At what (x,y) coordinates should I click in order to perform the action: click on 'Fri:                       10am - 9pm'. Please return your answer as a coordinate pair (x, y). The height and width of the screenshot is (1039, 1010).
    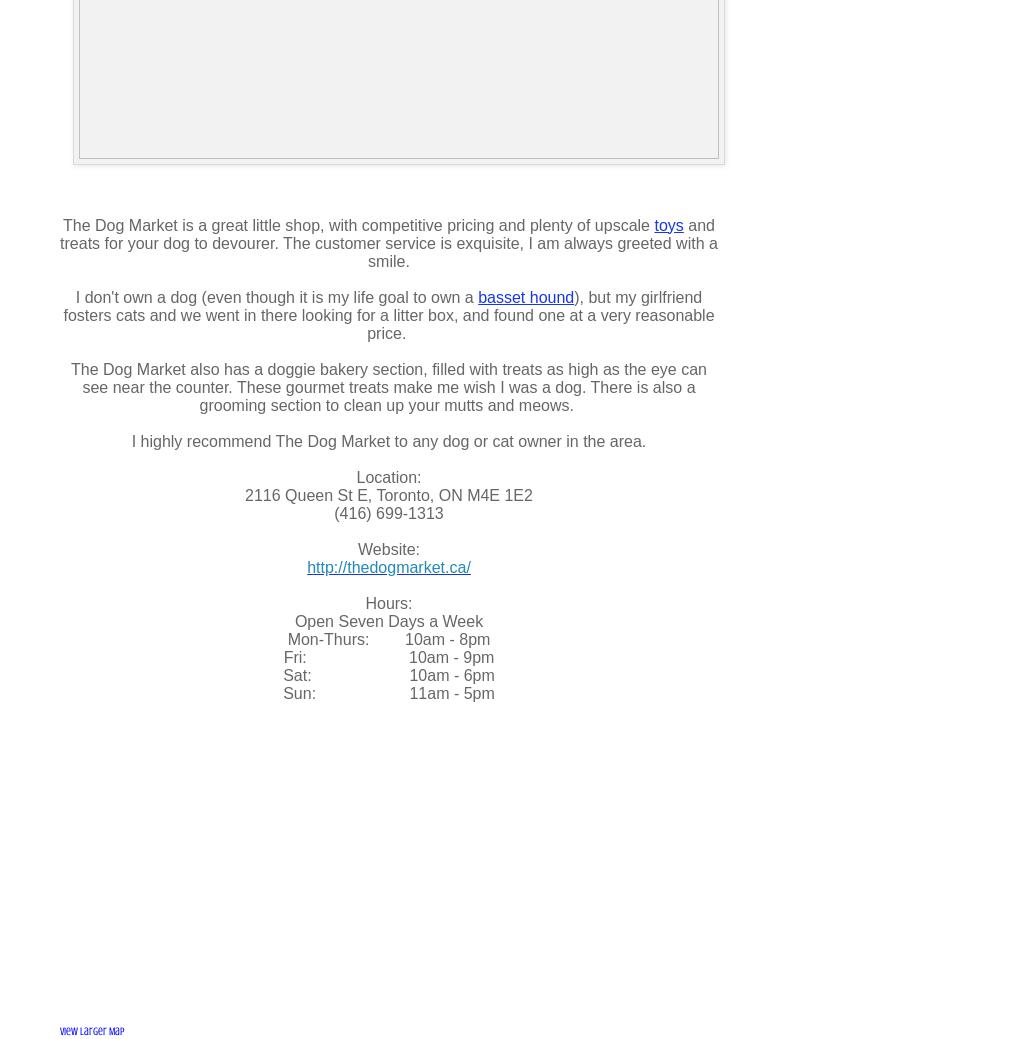
    Looking at the image, I should click on (388, 656).